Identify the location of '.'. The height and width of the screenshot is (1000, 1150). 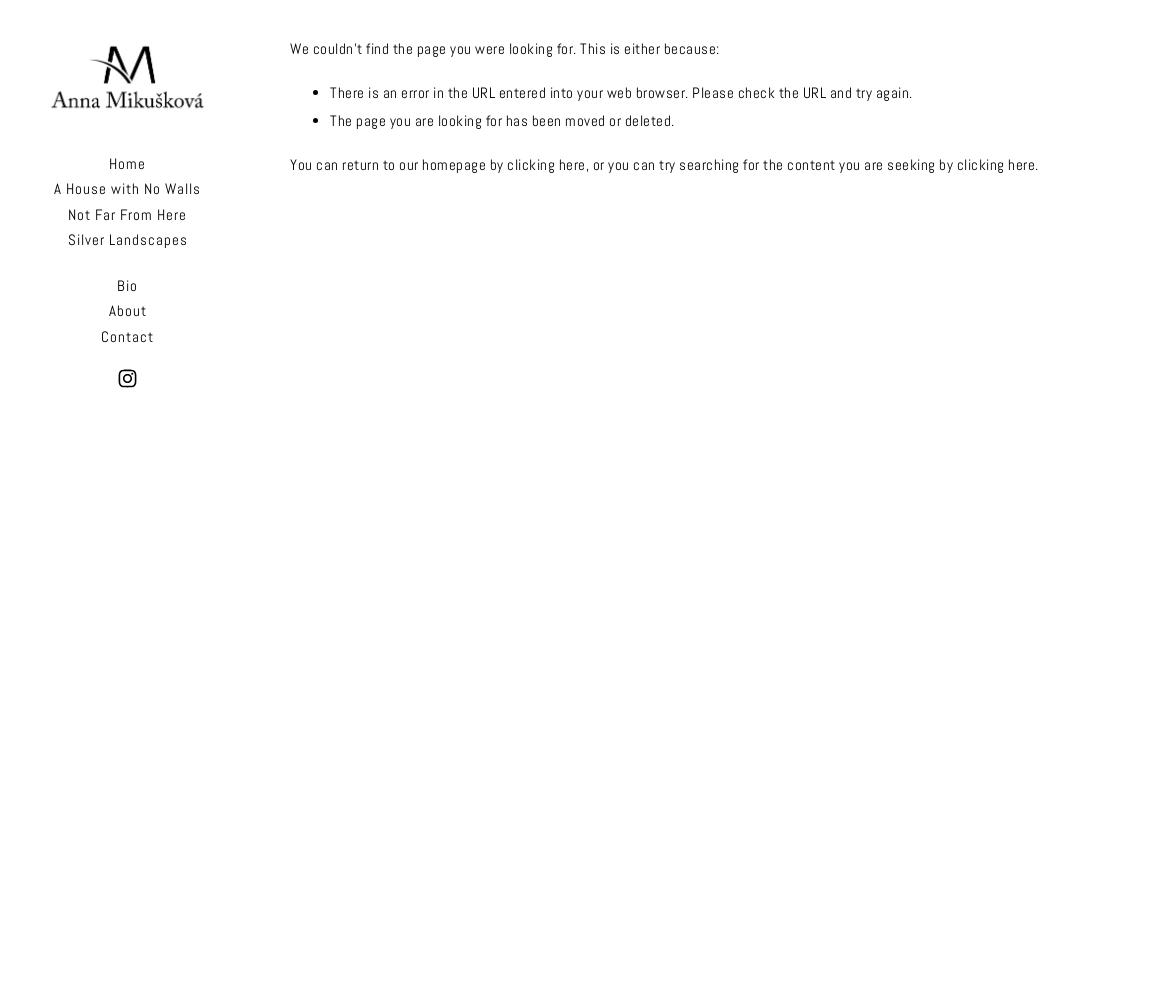
(1036, 163).